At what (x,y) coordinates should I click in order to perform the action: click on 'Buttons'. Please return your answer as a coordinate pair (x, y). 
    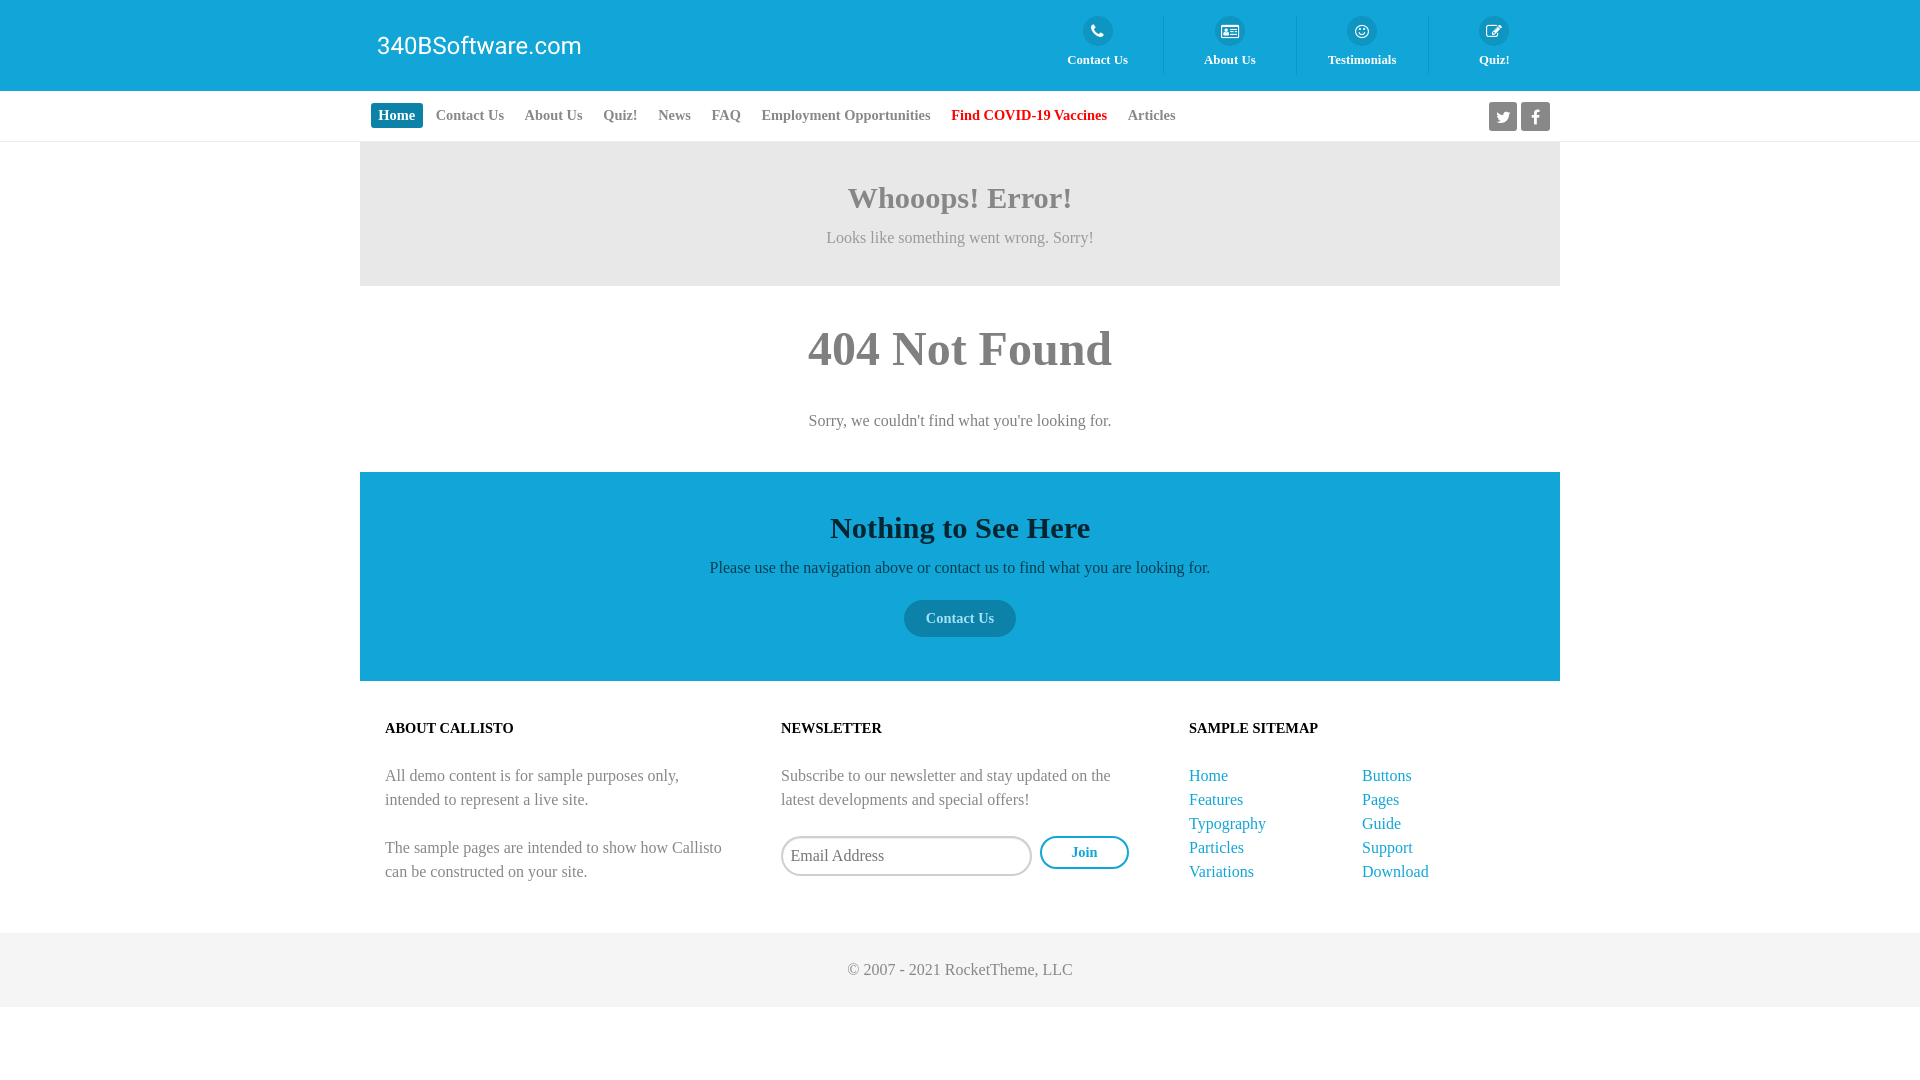
    Looking at the image, I should click on (1386, 774).